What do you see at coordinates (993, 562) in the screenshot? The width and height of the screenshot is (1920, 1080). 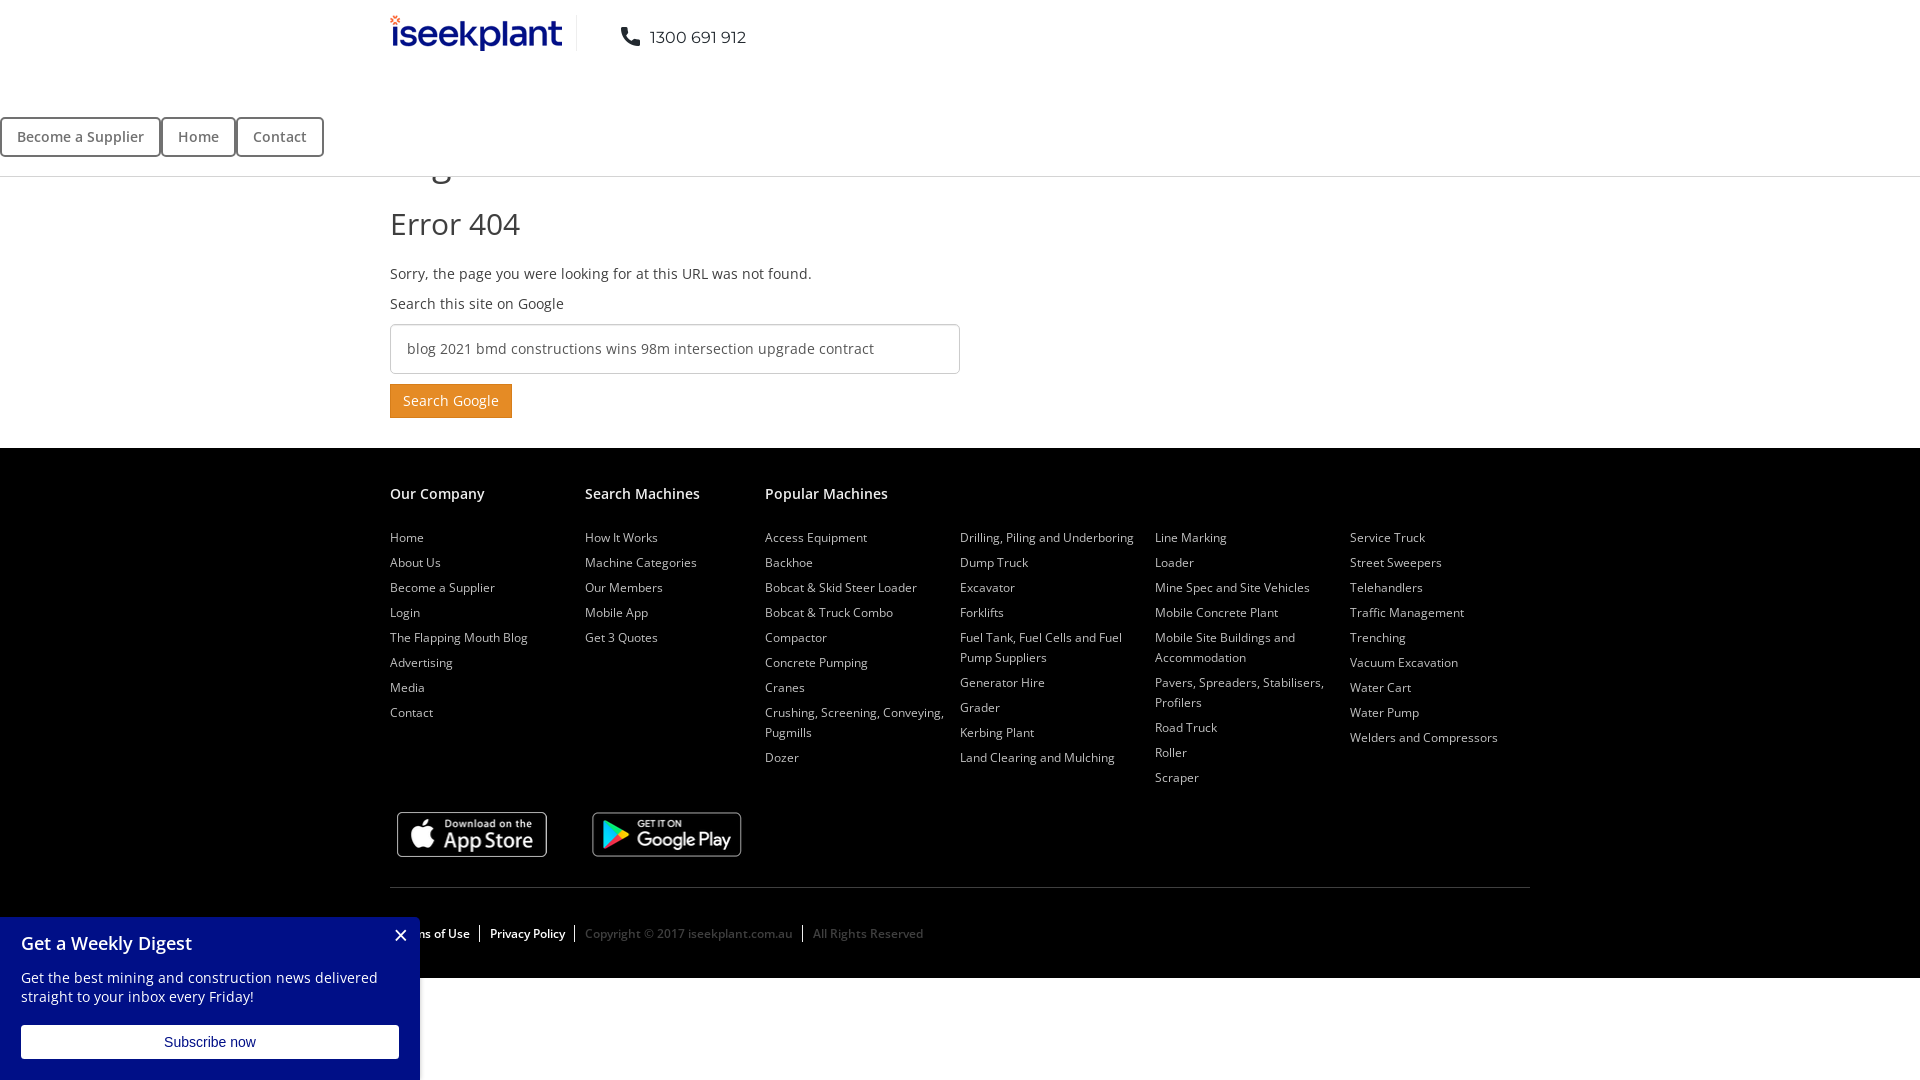 I see `'Dump Truck'` at bounding box center [993, 562].